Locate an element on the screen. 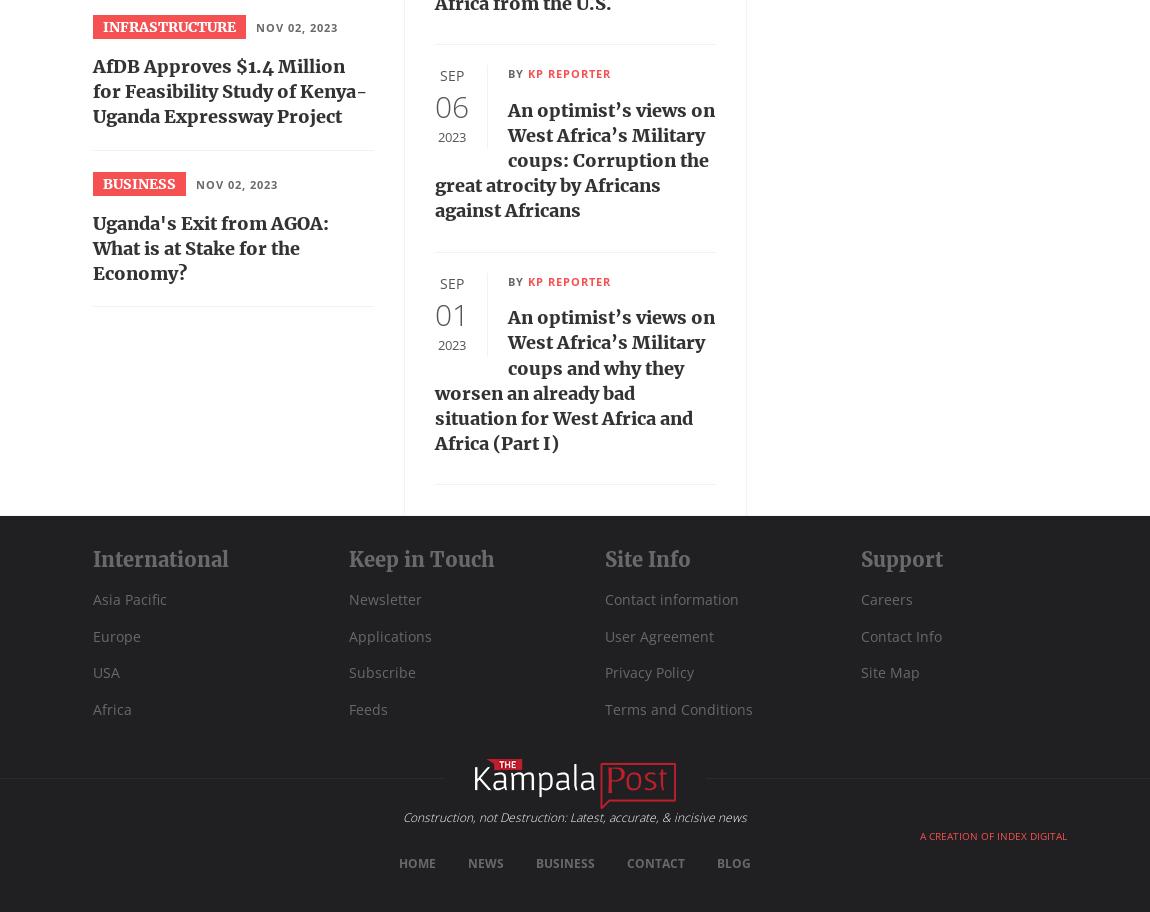 The height and width of the screenshot is (912, 1150). 'business' is located at coordinates (102, 183).